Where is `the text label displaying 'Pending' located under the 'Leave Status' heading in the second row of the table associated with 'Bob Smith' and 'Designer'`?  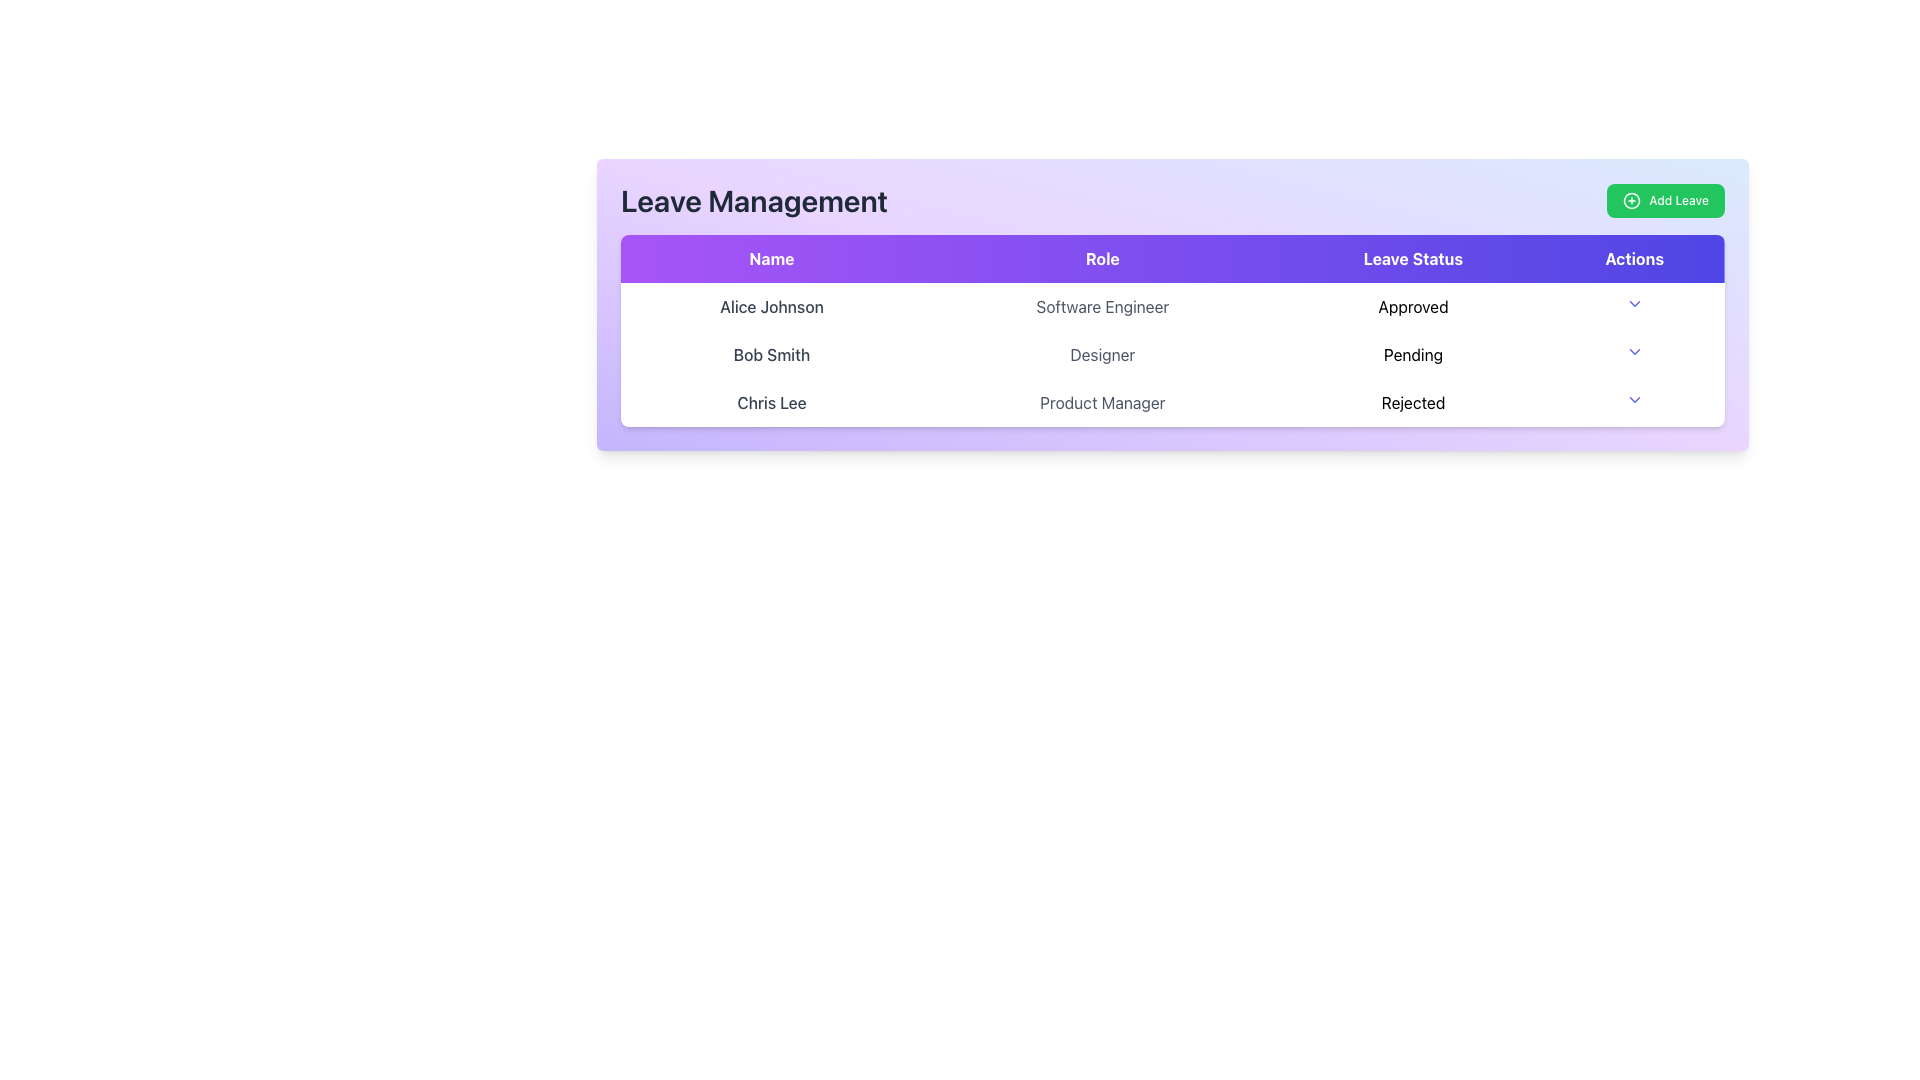 the text label displaying 'Pending' located under the 'Leave Status' heading in the second row of the table associated with 'Bob Smith' and 'Designer' is located at coordinates (1412, 353).